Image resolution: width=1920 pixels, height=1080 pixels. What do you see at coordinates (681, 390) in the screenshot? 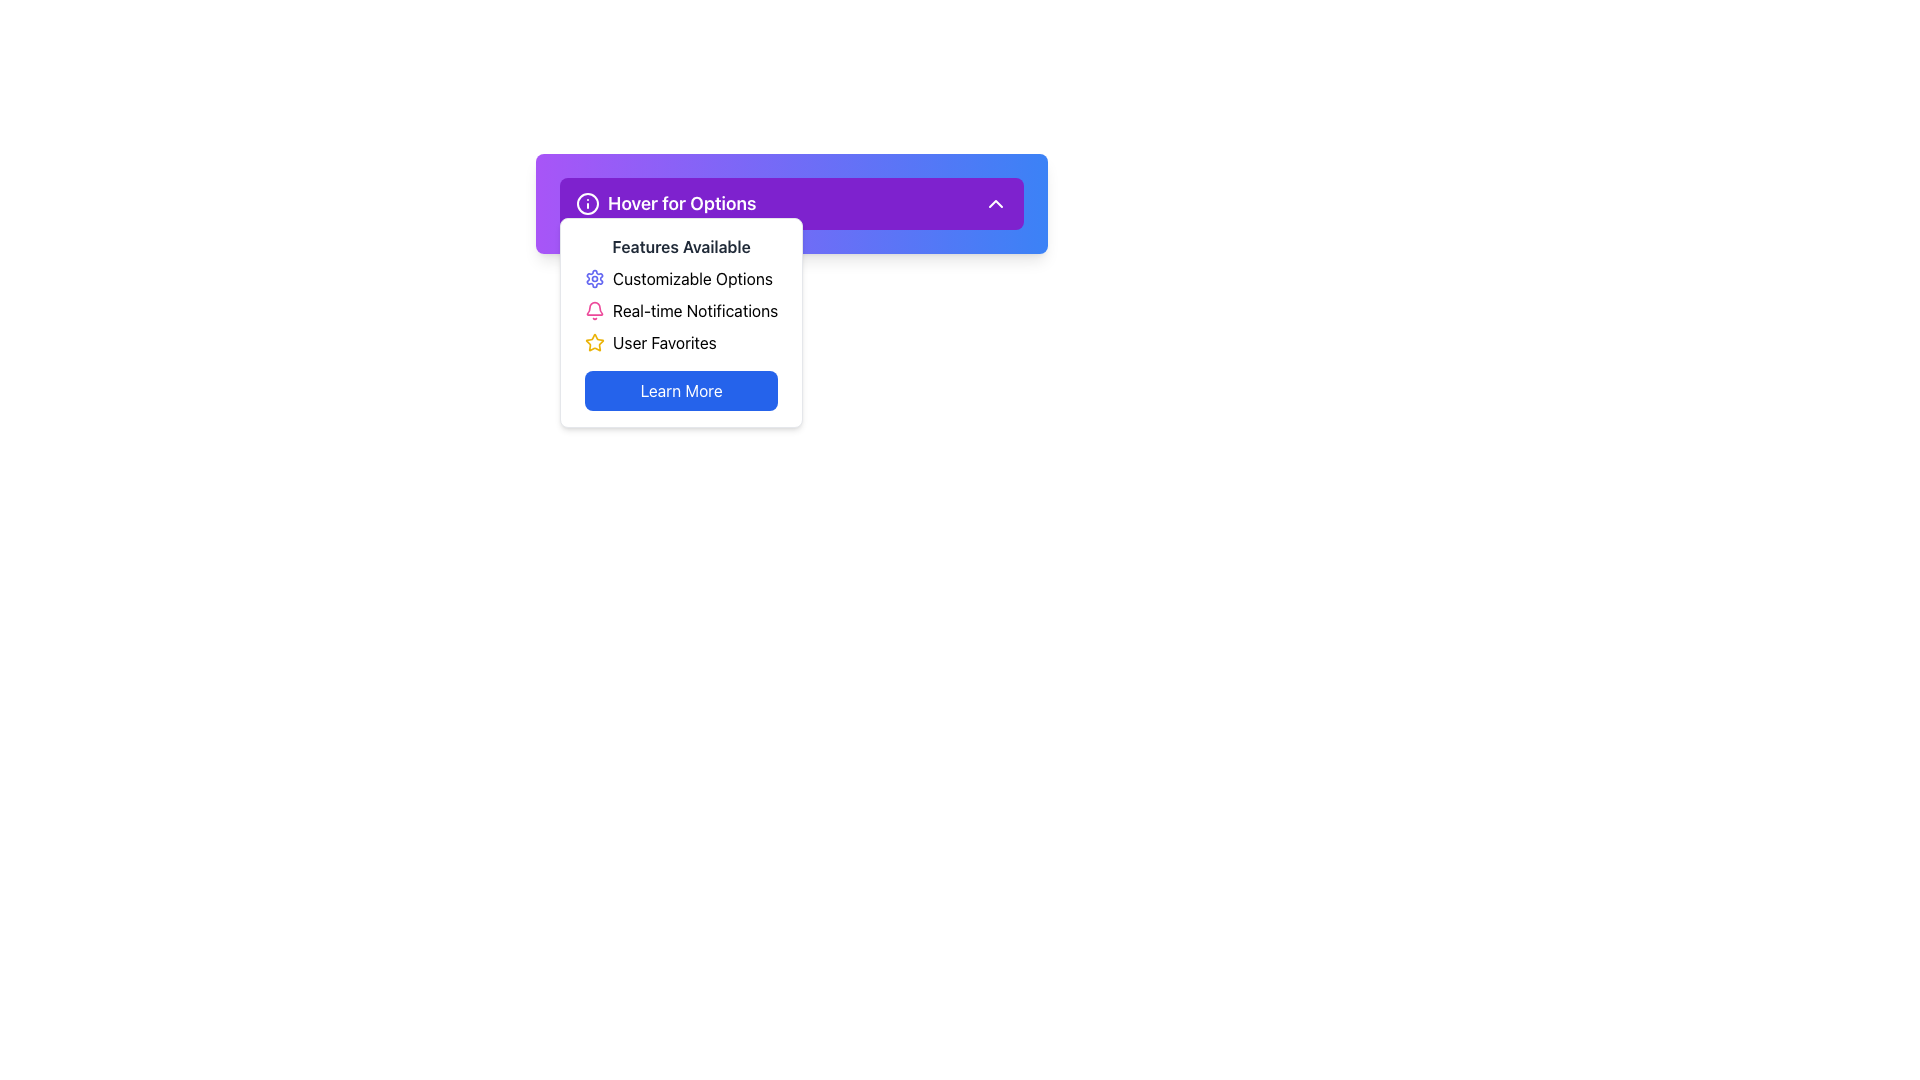
I see `the 'Learn More' button with a vivid blue background for accessibility purposes` at bounding box center [681, 390].